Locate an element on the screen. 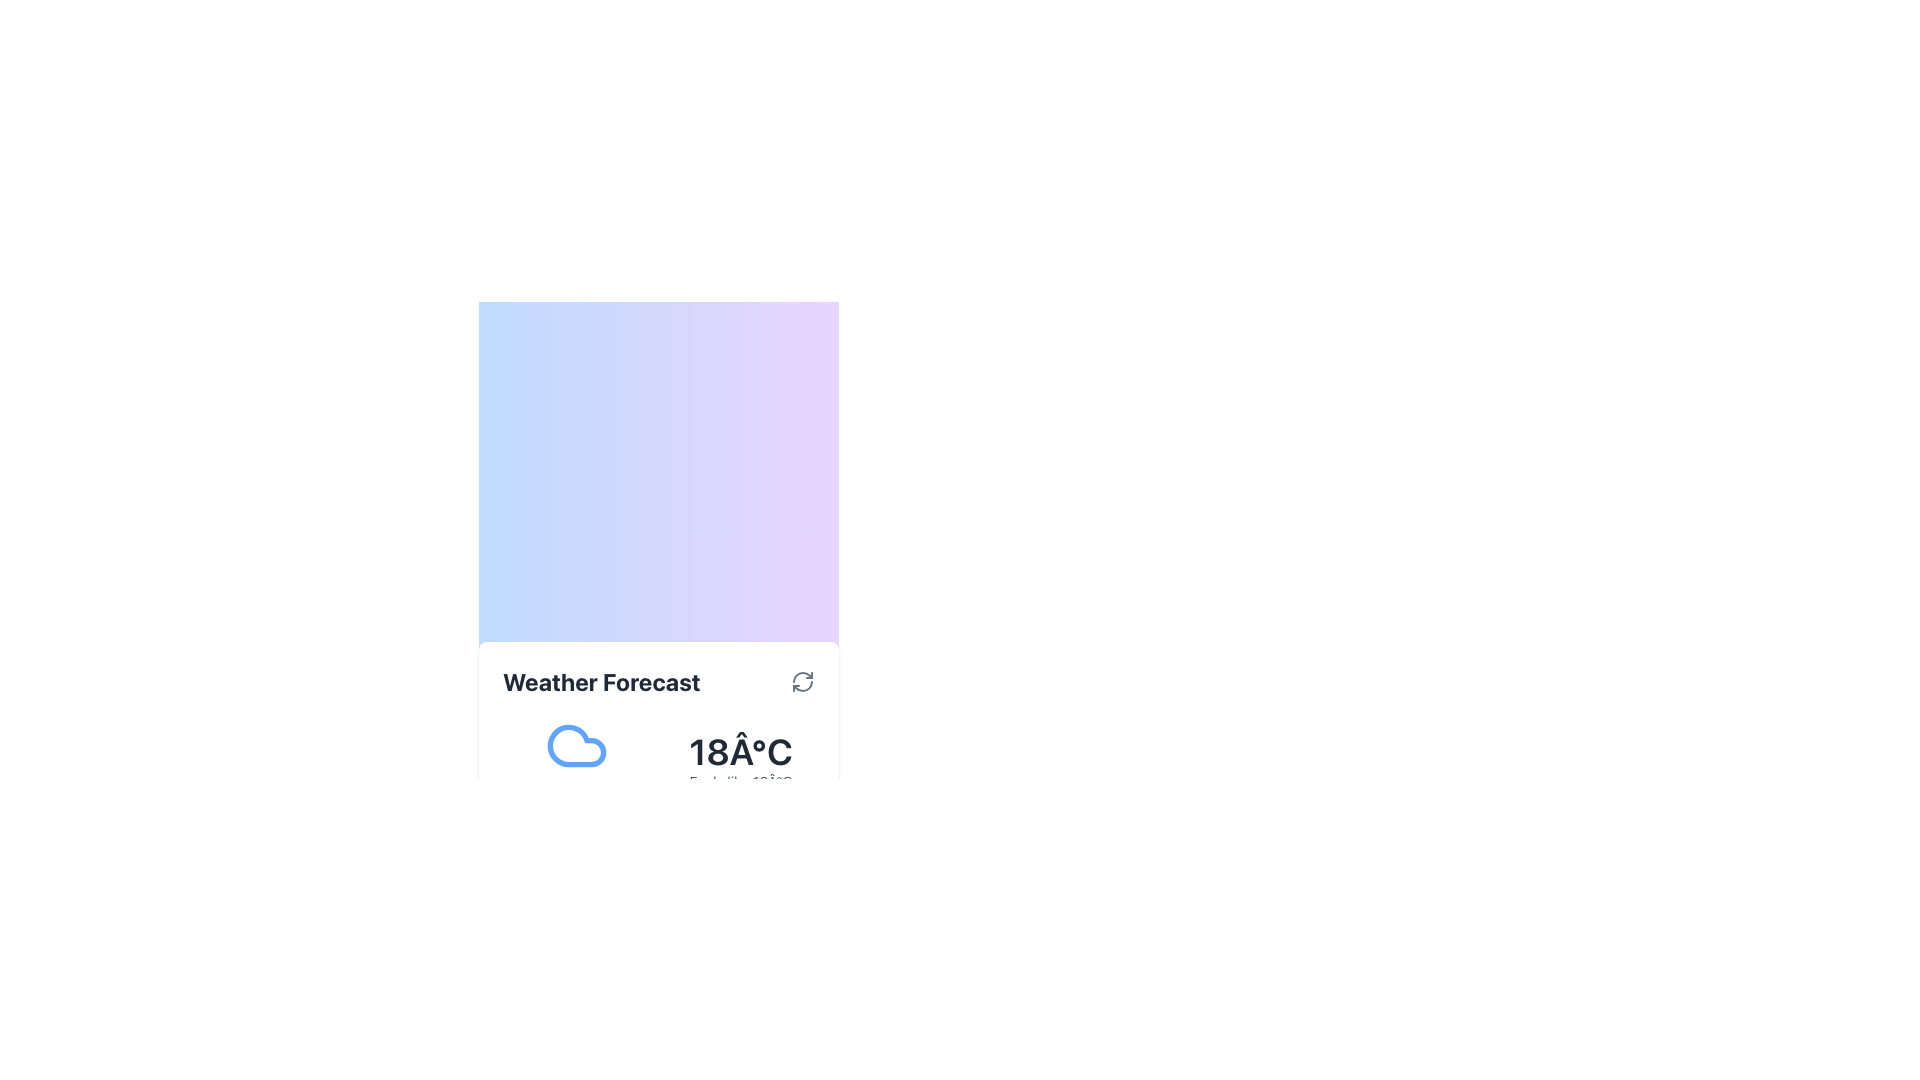  the refresh icon button, which is a gray curved arrow located to the right of the 'Weather Forecast' text is located at coordinates (802, 681).